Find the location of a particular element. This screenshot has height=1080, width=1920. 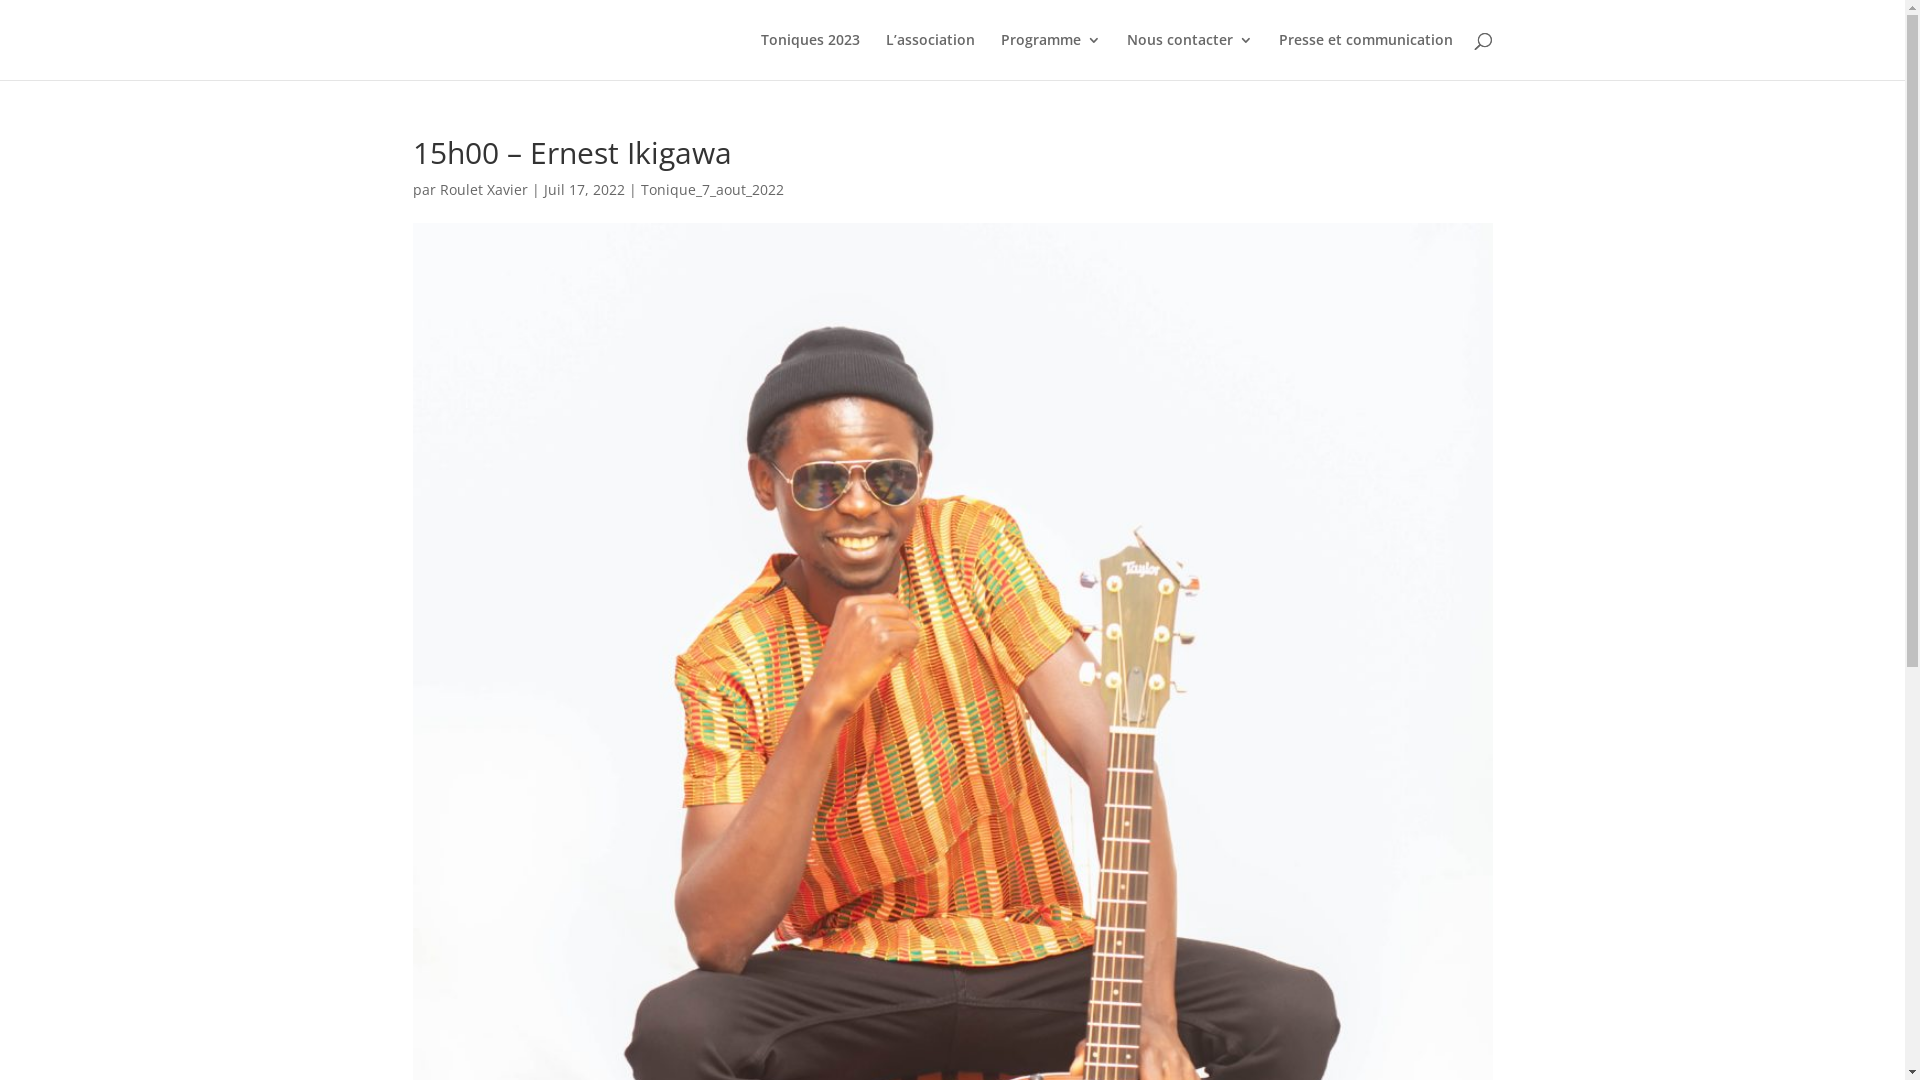

'Tonique_7_aout_2022' is located at coordinates (638, 189).